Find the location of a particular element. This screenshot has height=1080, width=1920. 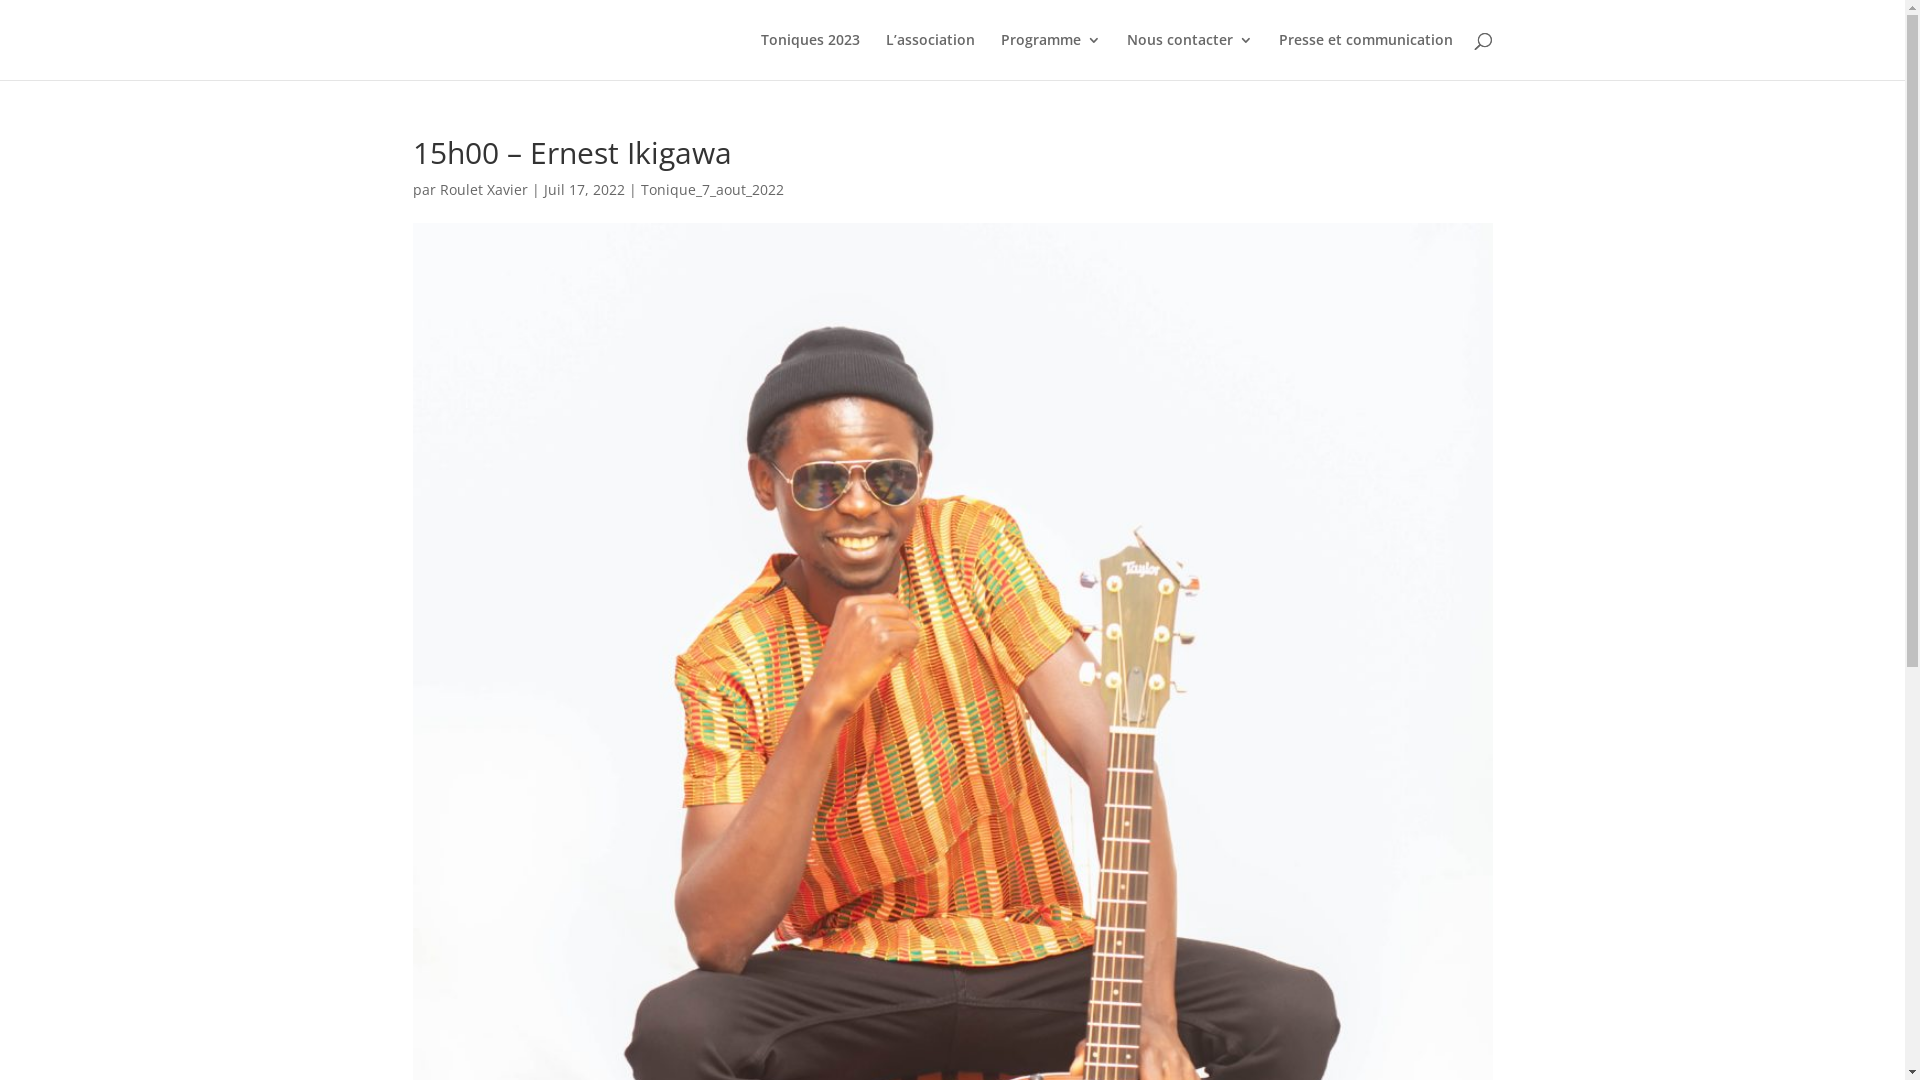

'Tonique_7_aout_2022' is located at coordinates (638, 189).